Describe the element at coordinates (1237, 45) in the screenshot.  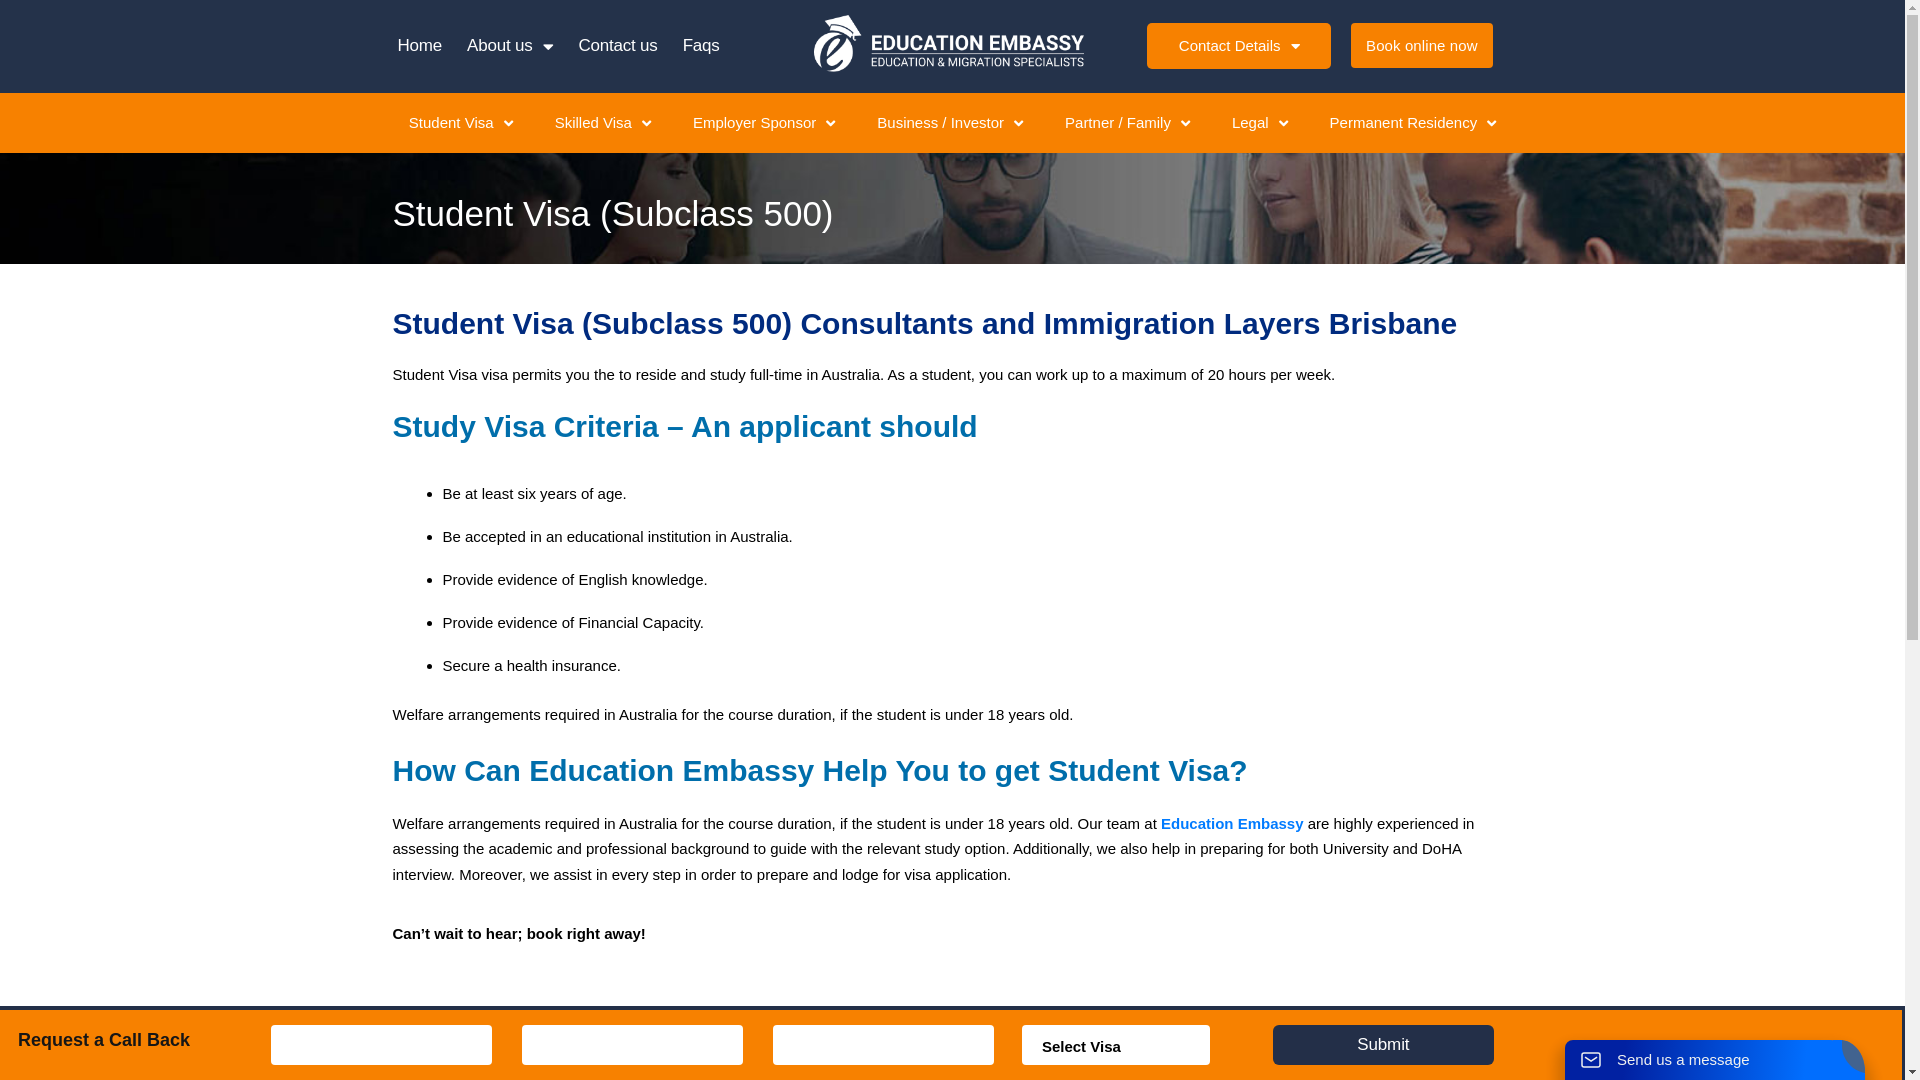
I see `'Contact Details'` at that location.